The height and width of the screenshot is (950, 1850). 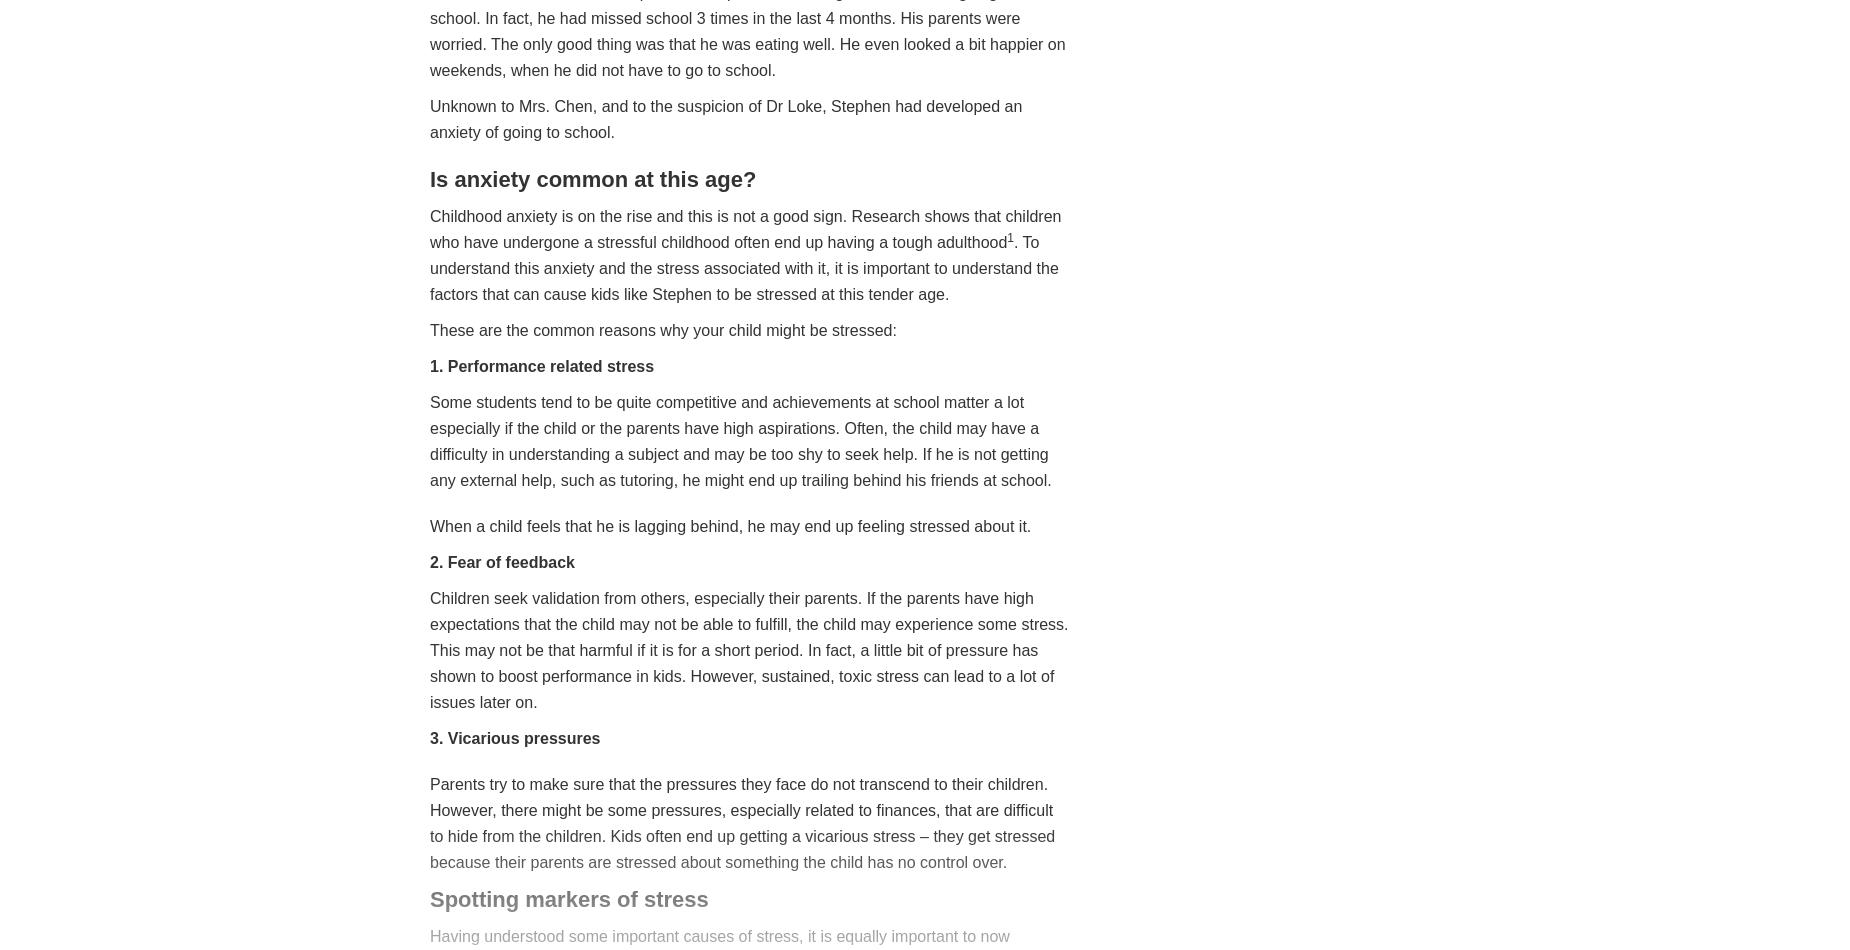 I want to click on 'Childhood anxiety is on the rise and this is not a good sign. Research shows that children who have undergone a stressful childhood often end up having a tough adulthood', so click(x=745, y=228).